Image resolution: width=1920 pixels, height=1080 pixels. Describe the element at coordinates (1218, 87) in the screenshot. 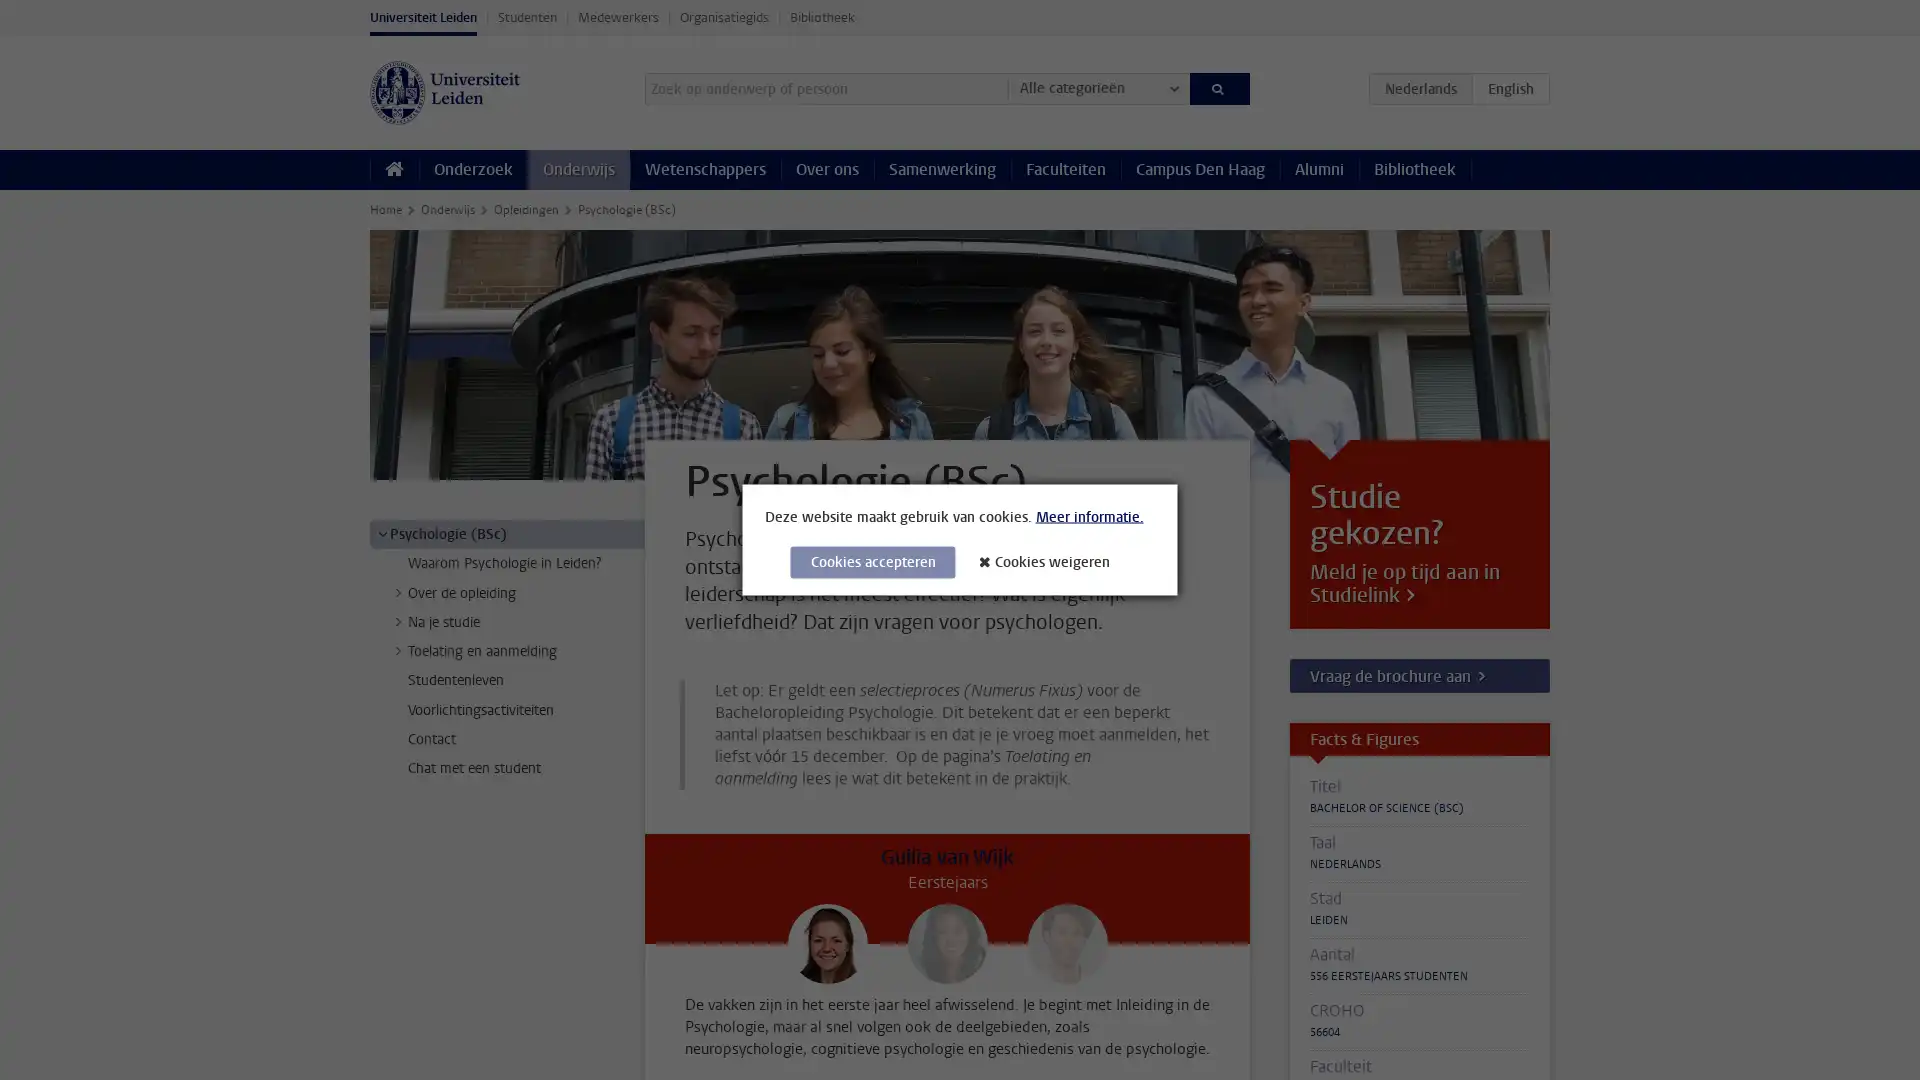

I see `Zoeken` at that location.